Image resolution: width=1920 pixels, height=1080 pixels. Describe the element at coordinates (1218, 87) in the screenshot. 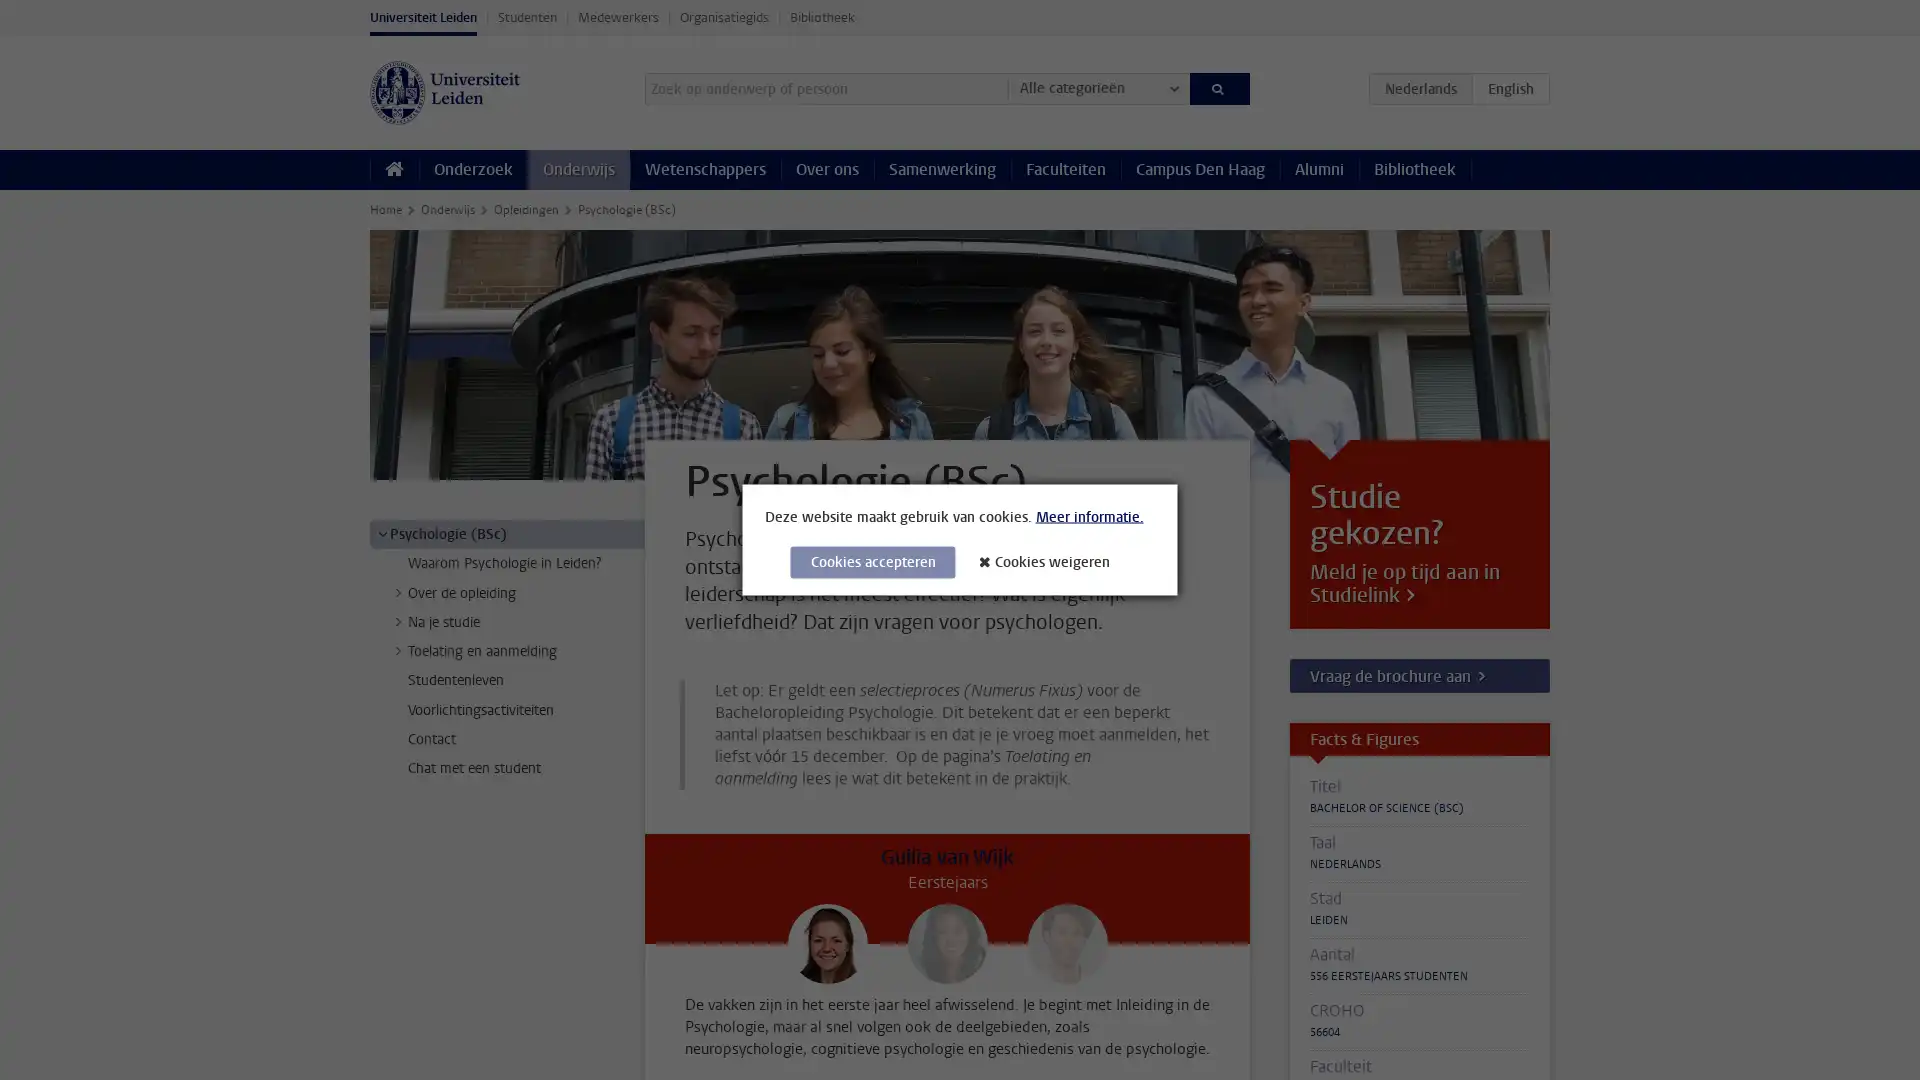

I see `Zoeken` at that location.